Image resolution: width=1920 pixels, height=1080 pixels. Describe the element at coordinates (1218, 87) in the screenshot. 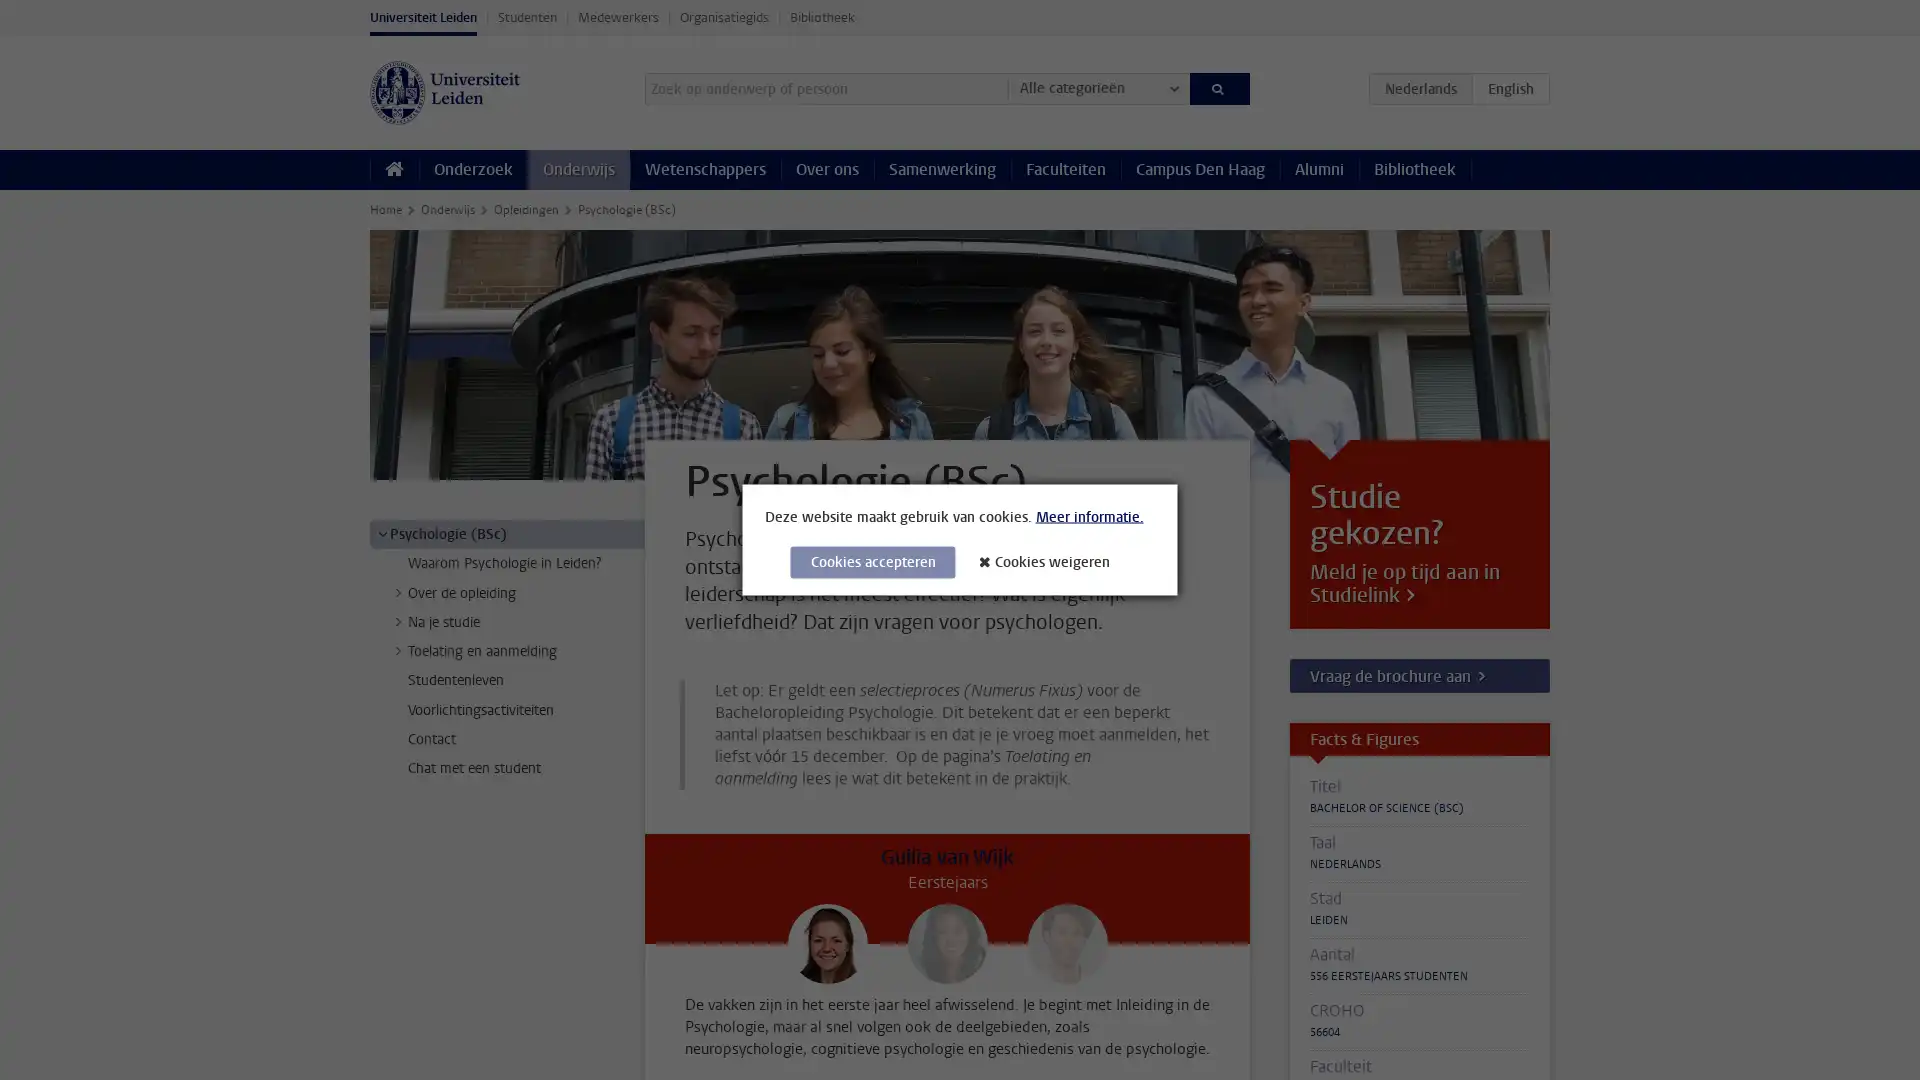

I see `Zoeken` at that location.